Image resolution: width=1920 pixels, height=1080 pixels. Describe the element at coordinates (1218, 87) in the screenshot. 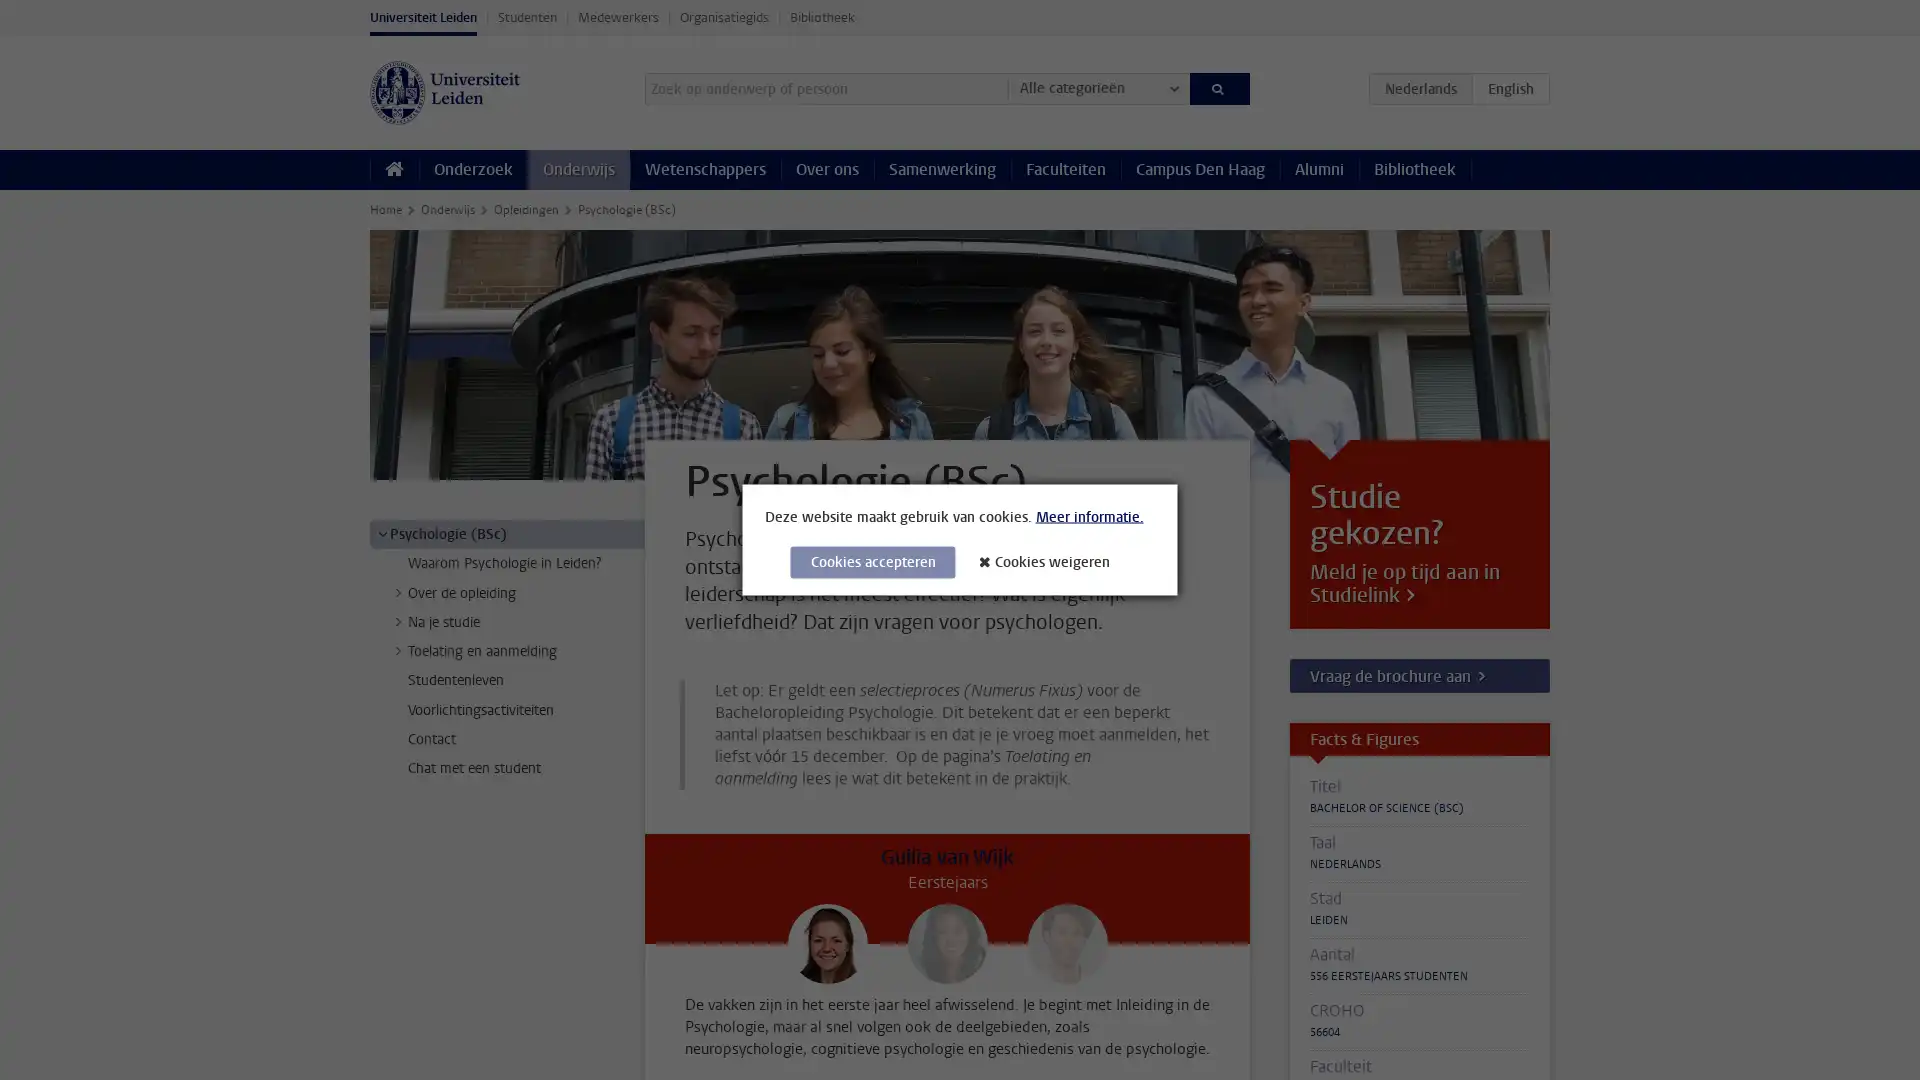

I see `Zoeken` at that location.